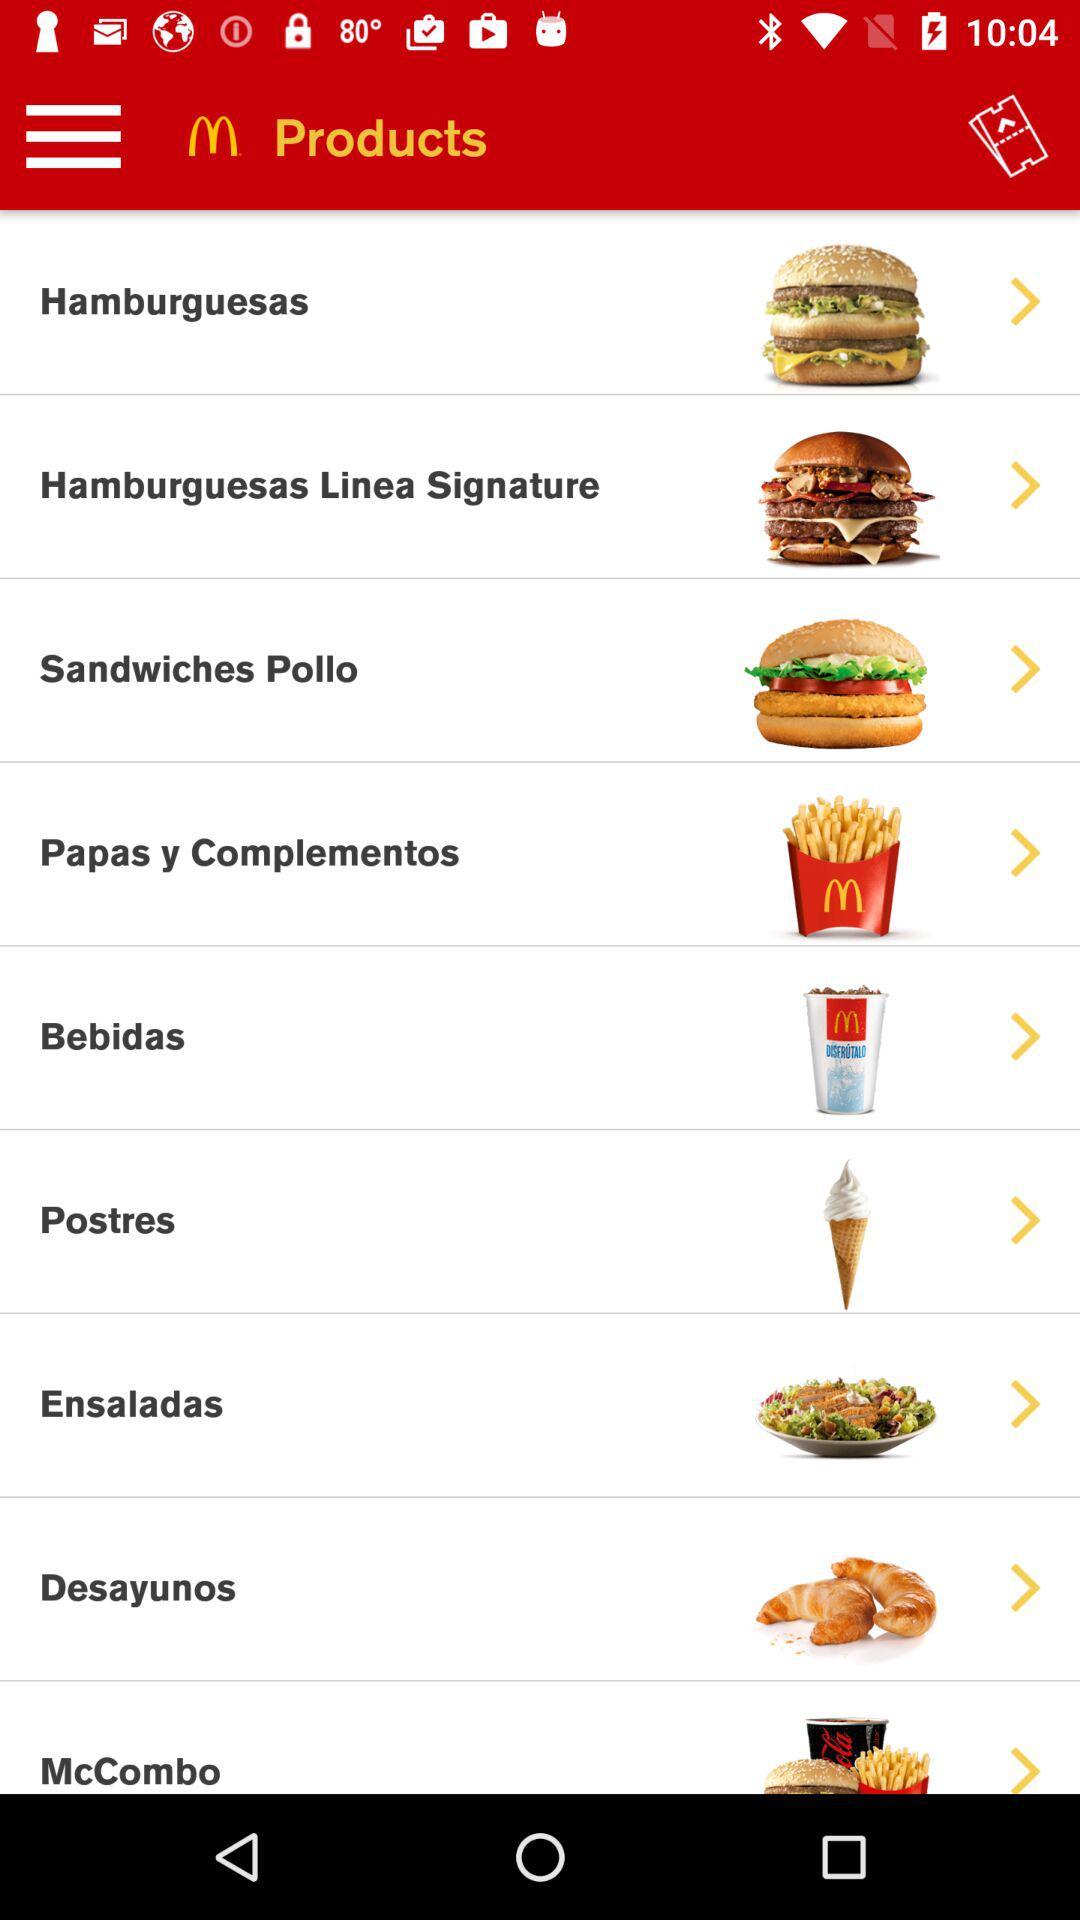 The height and width of the screenshot is (1920, 1080). What do you see at coordinates (72, 135) in the screenshot?
I see `the icon above hamburguesas icon` at bounding box center [72, 135].